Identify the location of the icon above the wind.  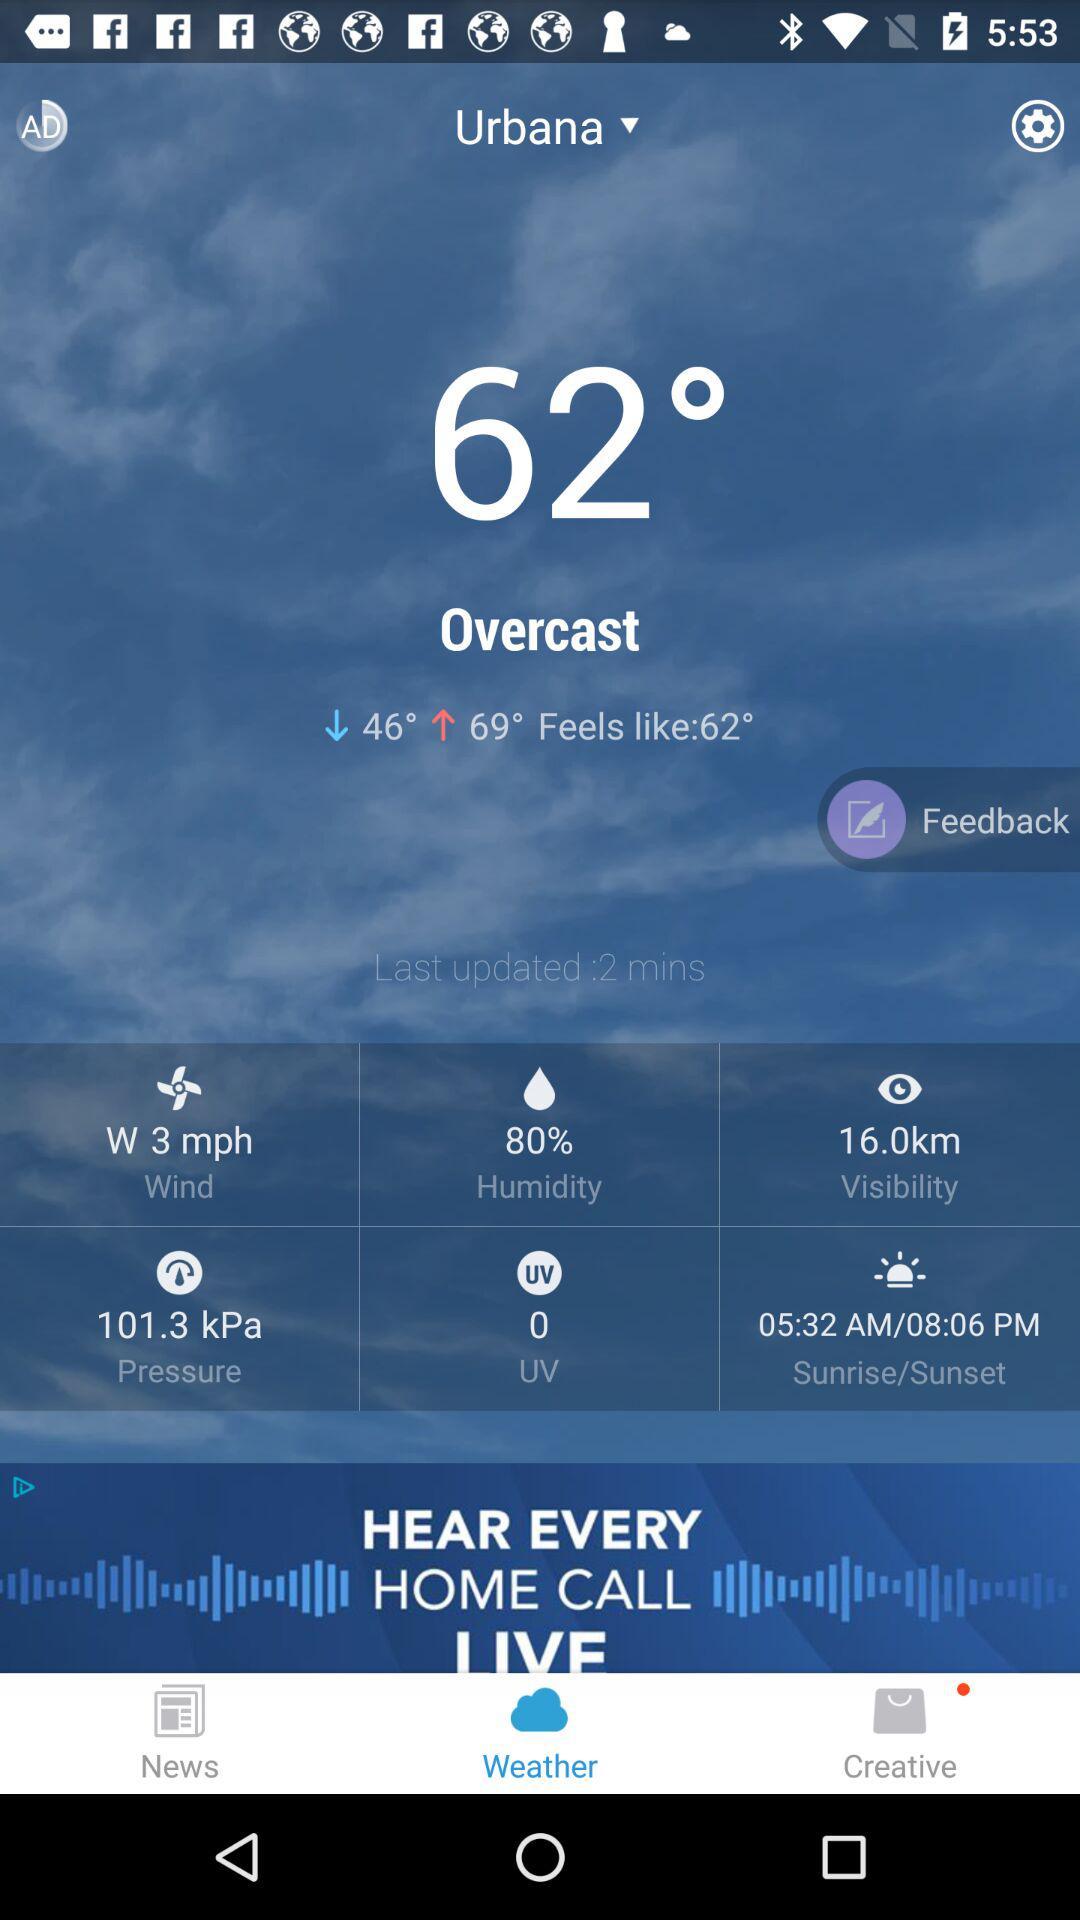
(178, 1087).